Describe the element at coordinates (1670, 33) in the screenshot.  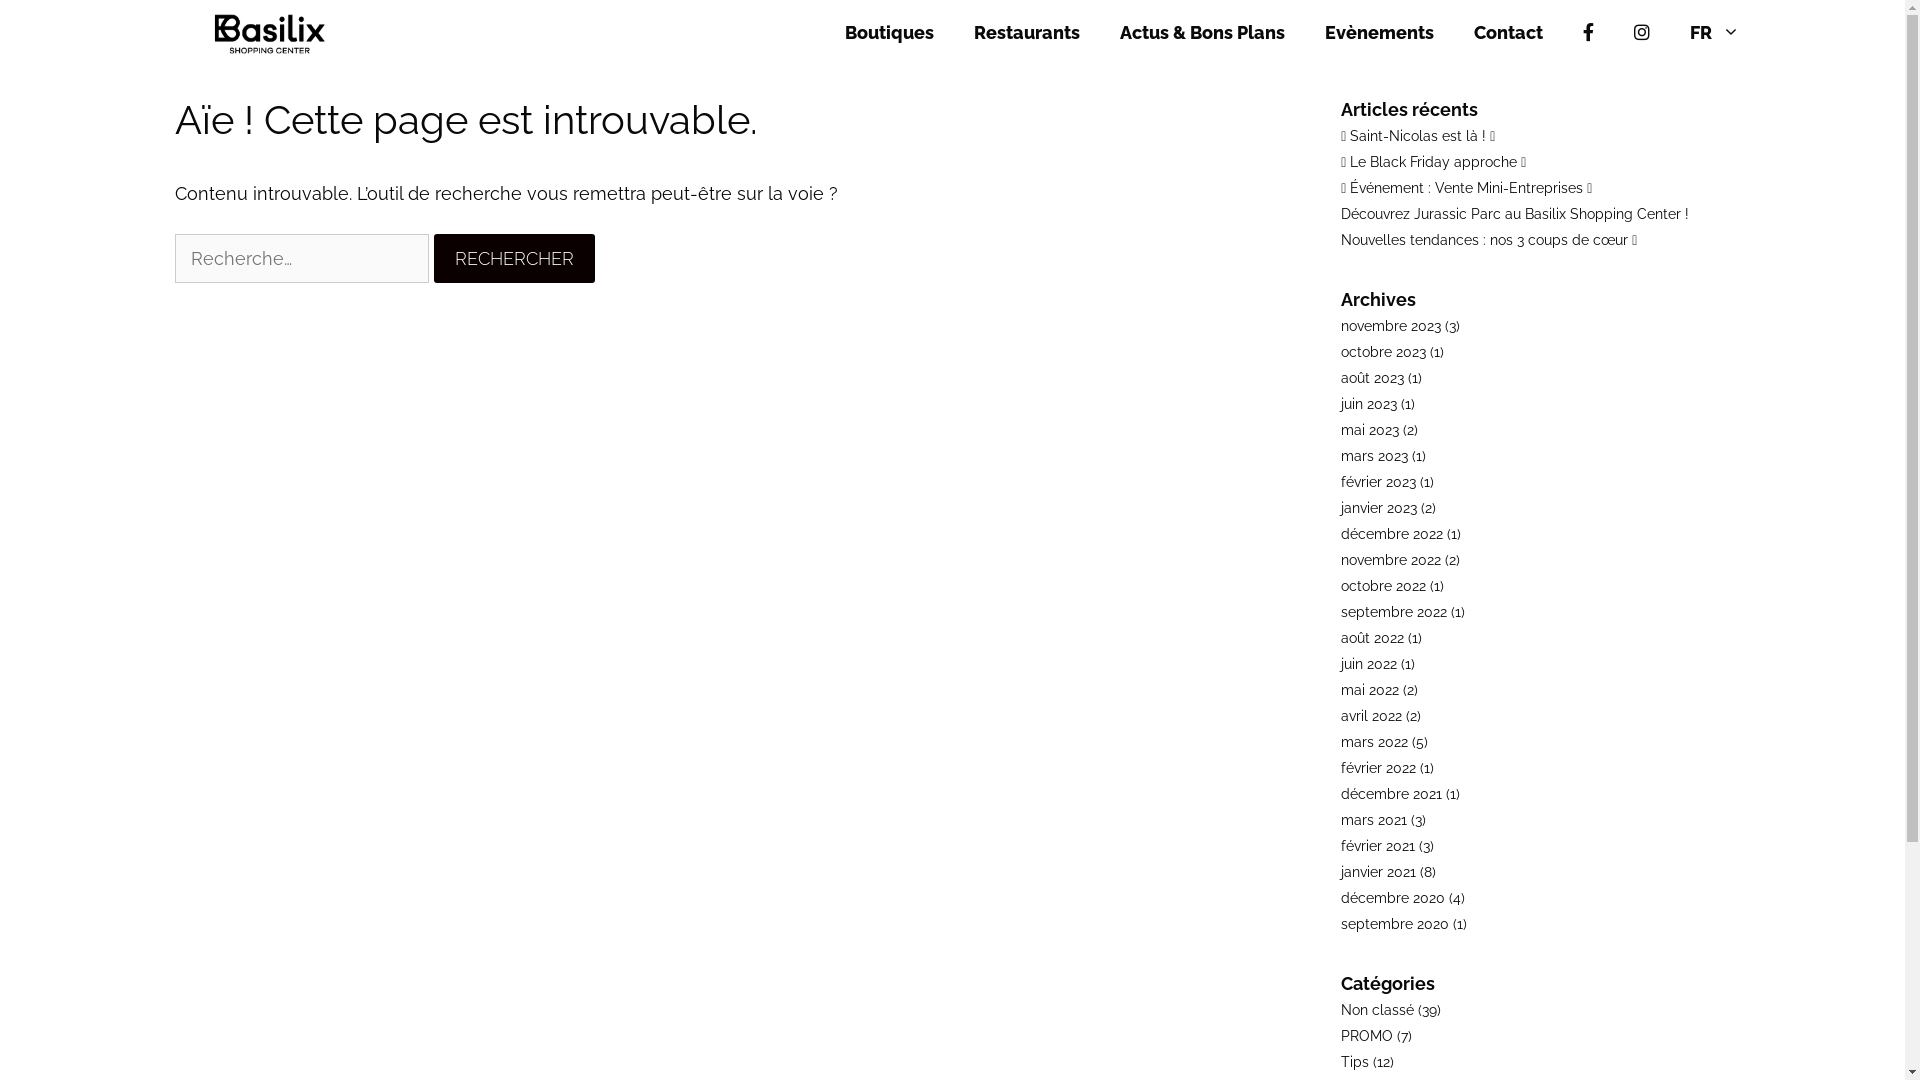
I see `'FR'` at that location.